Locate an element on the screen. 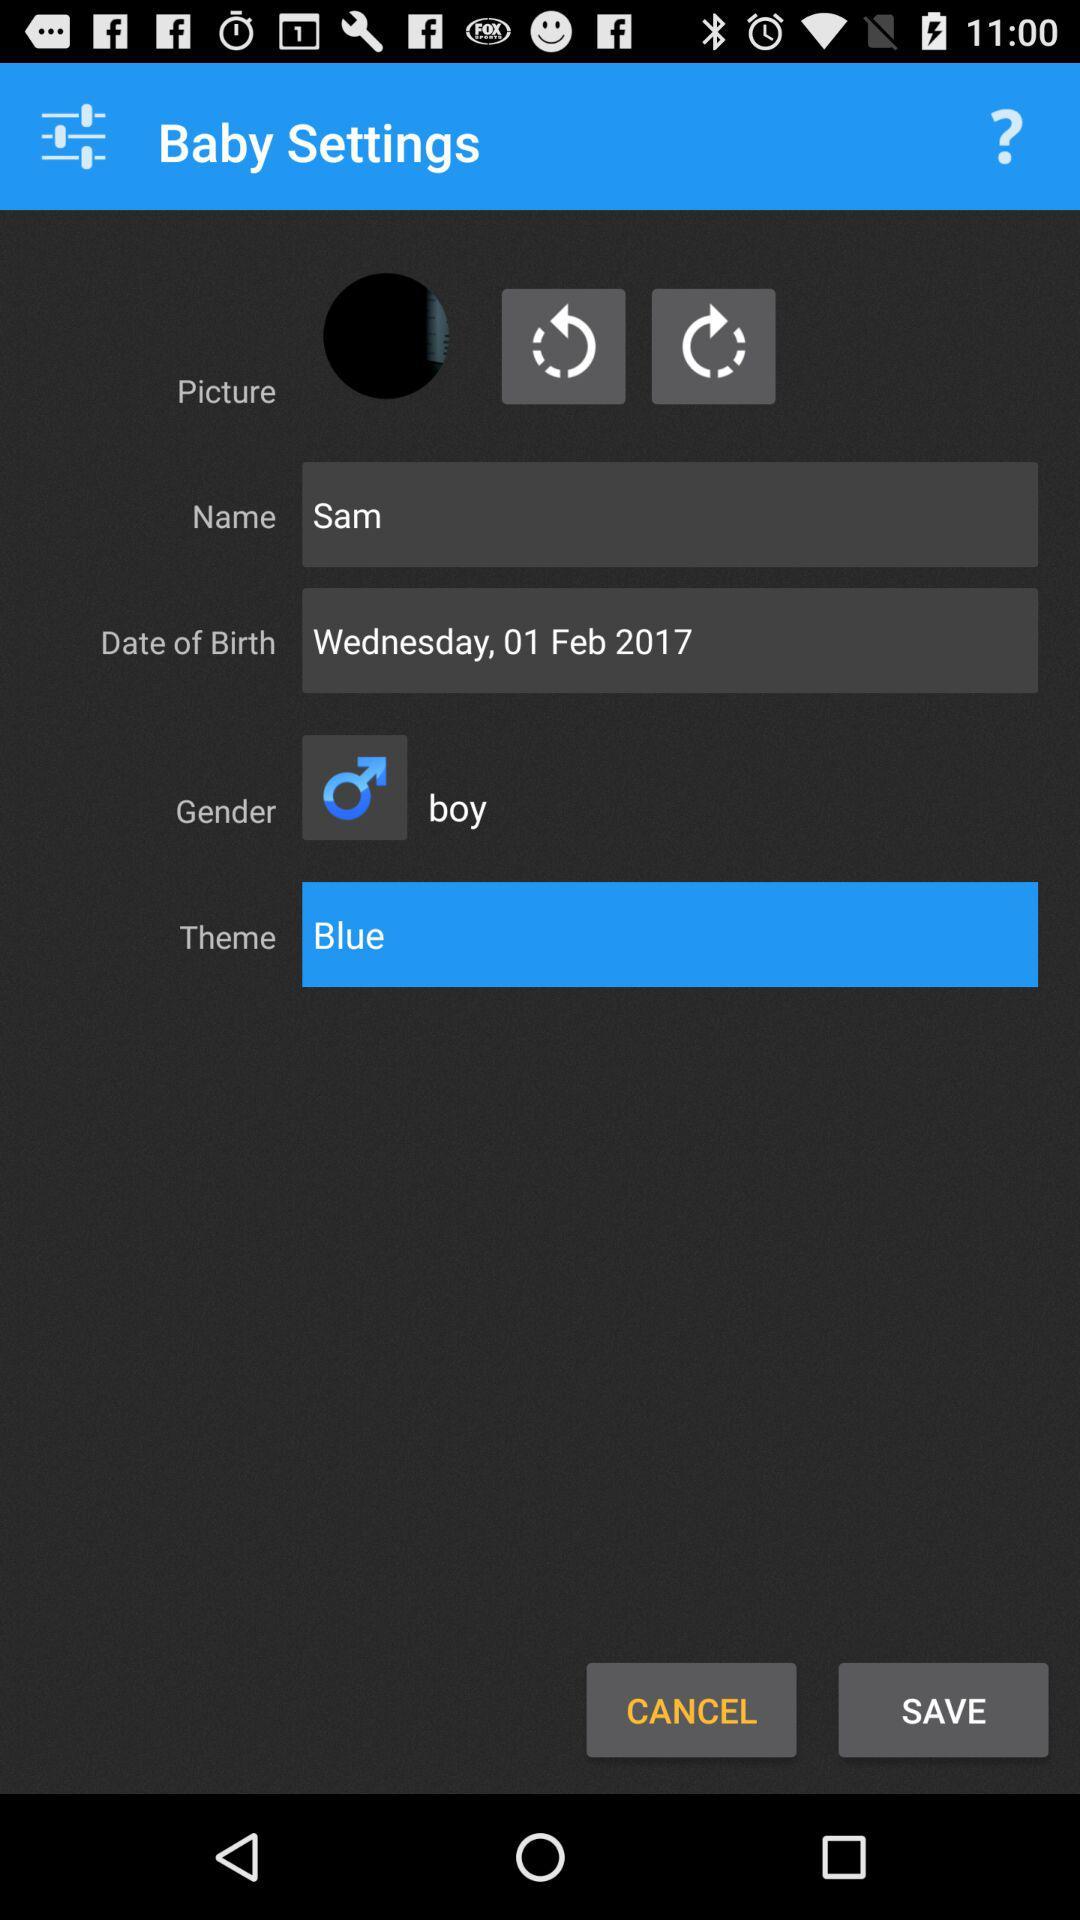  change picture is located at coordinates (386, 336).